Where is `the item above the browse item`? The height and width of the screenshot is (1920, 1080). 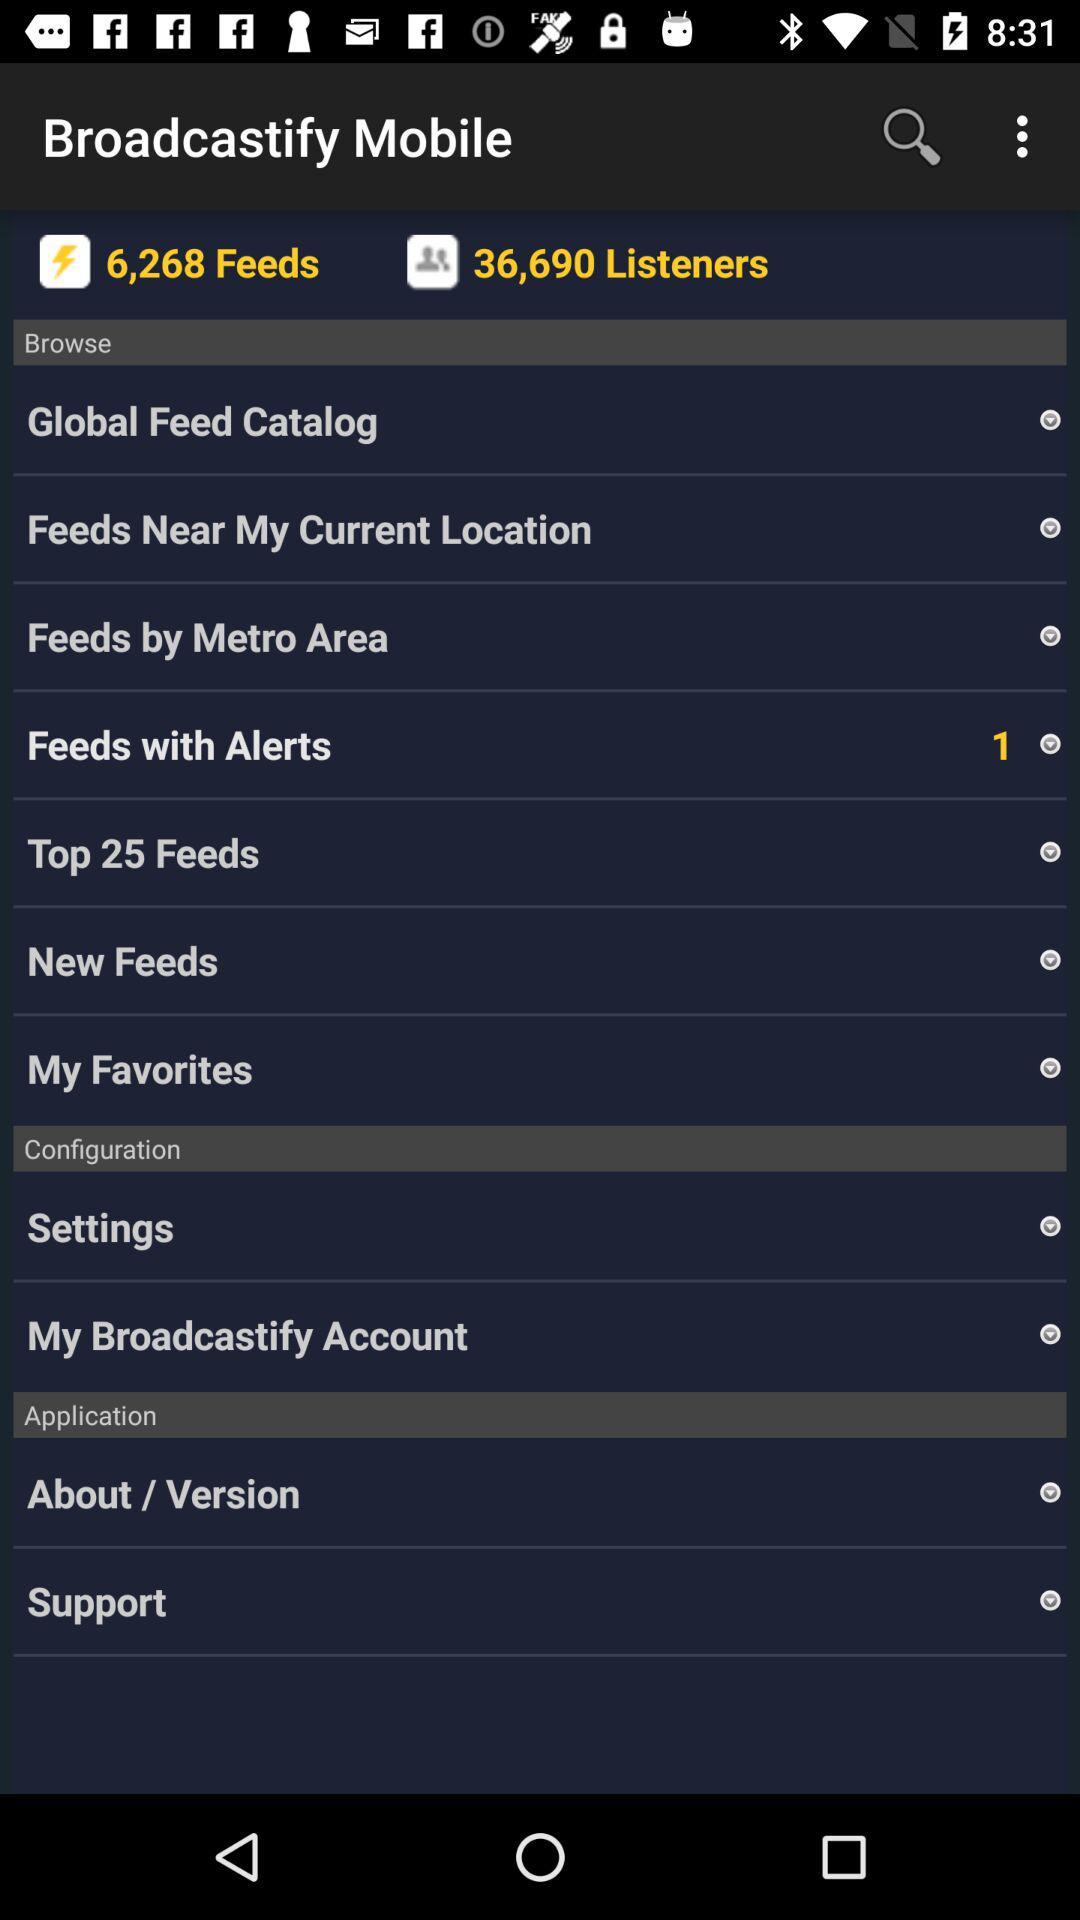
the item above the browse item is located at coordinates (432, 261).